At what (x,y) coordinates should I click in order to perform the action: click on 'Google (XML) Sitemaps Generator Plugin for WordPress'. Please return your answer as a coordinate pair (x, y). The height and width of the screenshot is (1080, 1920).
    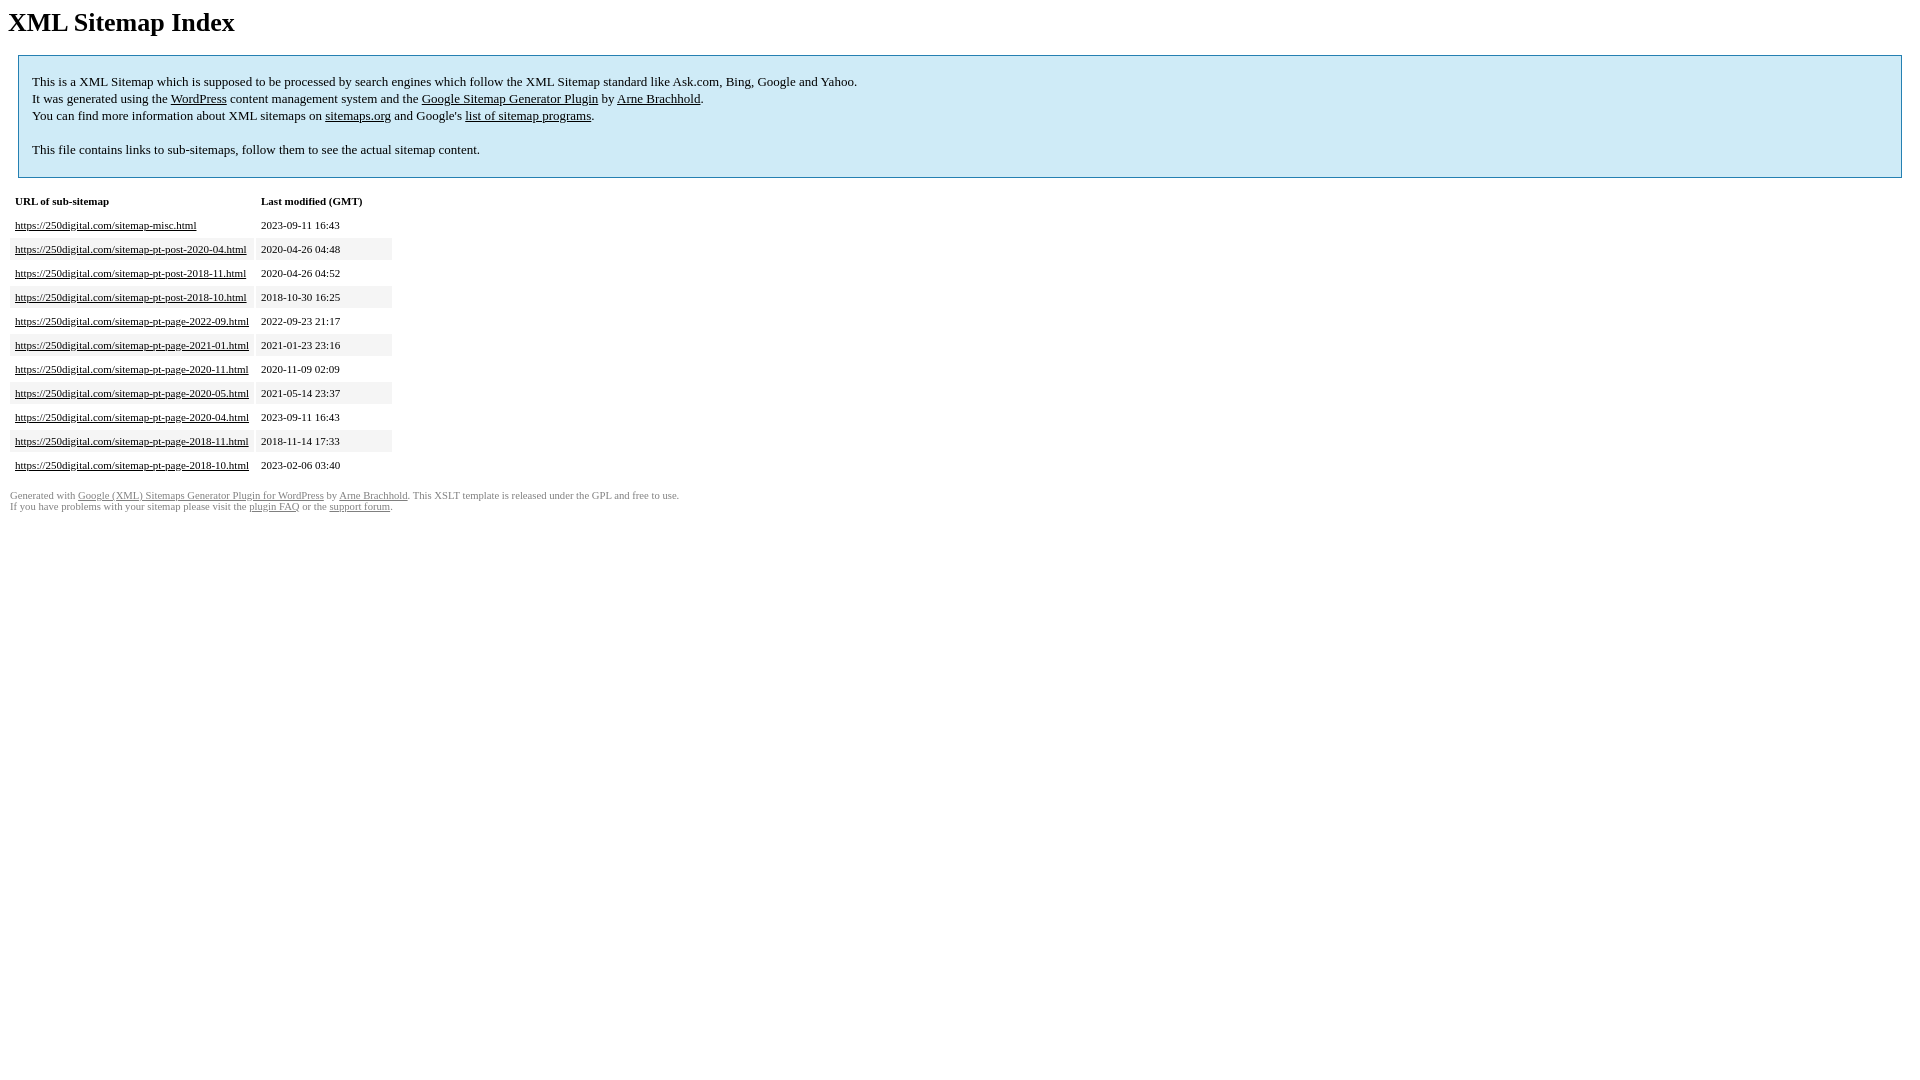
    Looking at the image, I should click on (201, 495).